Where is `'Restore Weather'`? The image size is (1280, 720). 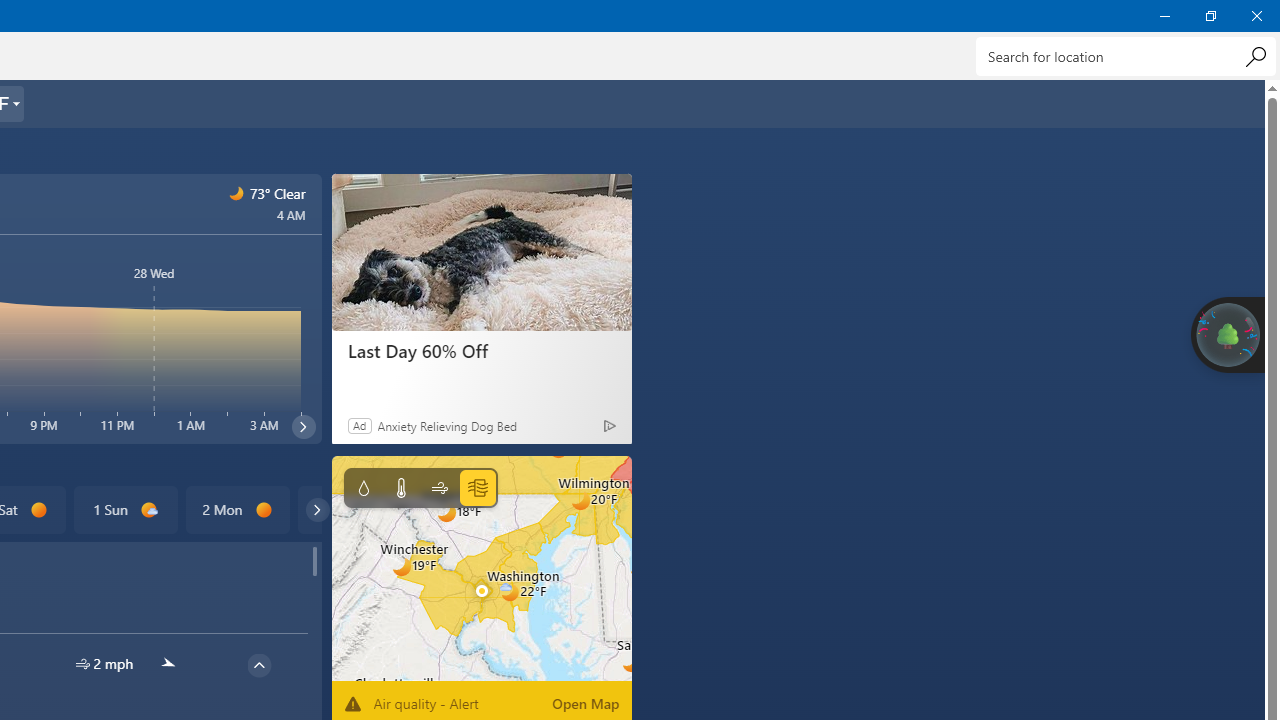 'Restore Weather' is located at coordinates (1209, 15).